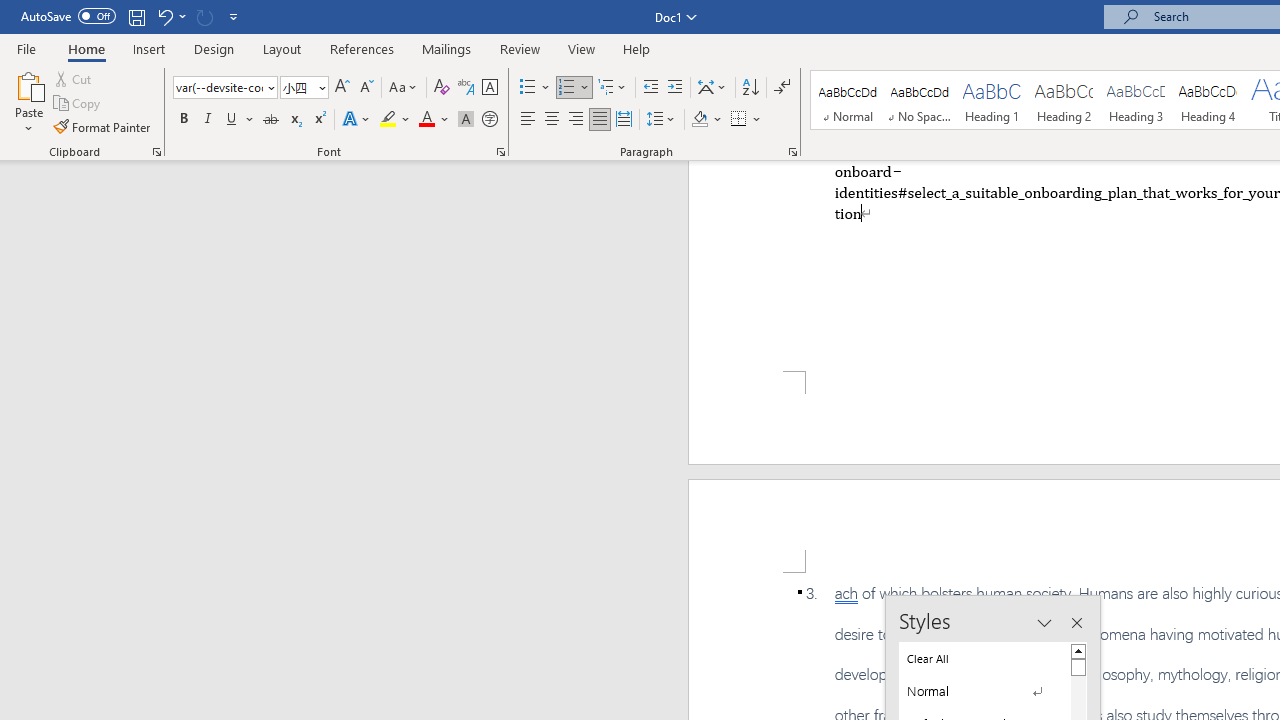  What do you see at coordinates (297, 86) in the screenshot?
I see `'Font Size'` at bounding box center [297, 86].